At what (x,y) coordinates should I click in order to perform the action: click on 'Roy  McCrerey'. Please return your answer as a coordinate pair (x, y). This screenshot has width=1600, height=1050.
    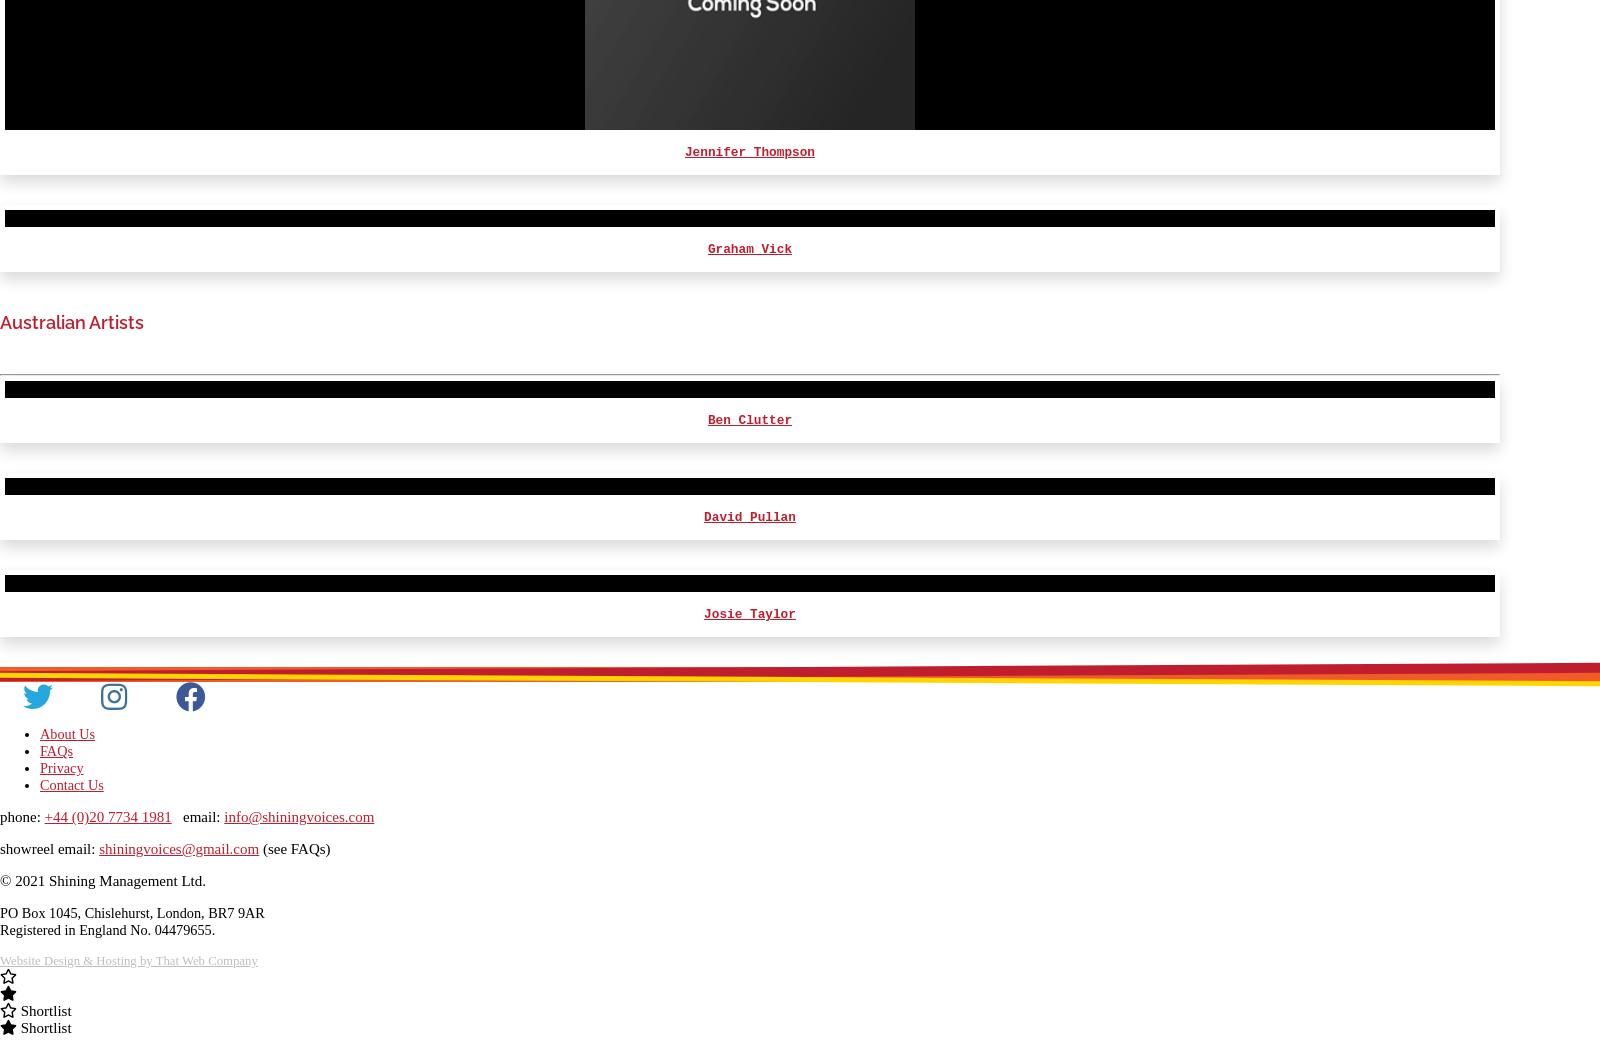
    Looking at the image, I should click on (749, 101).